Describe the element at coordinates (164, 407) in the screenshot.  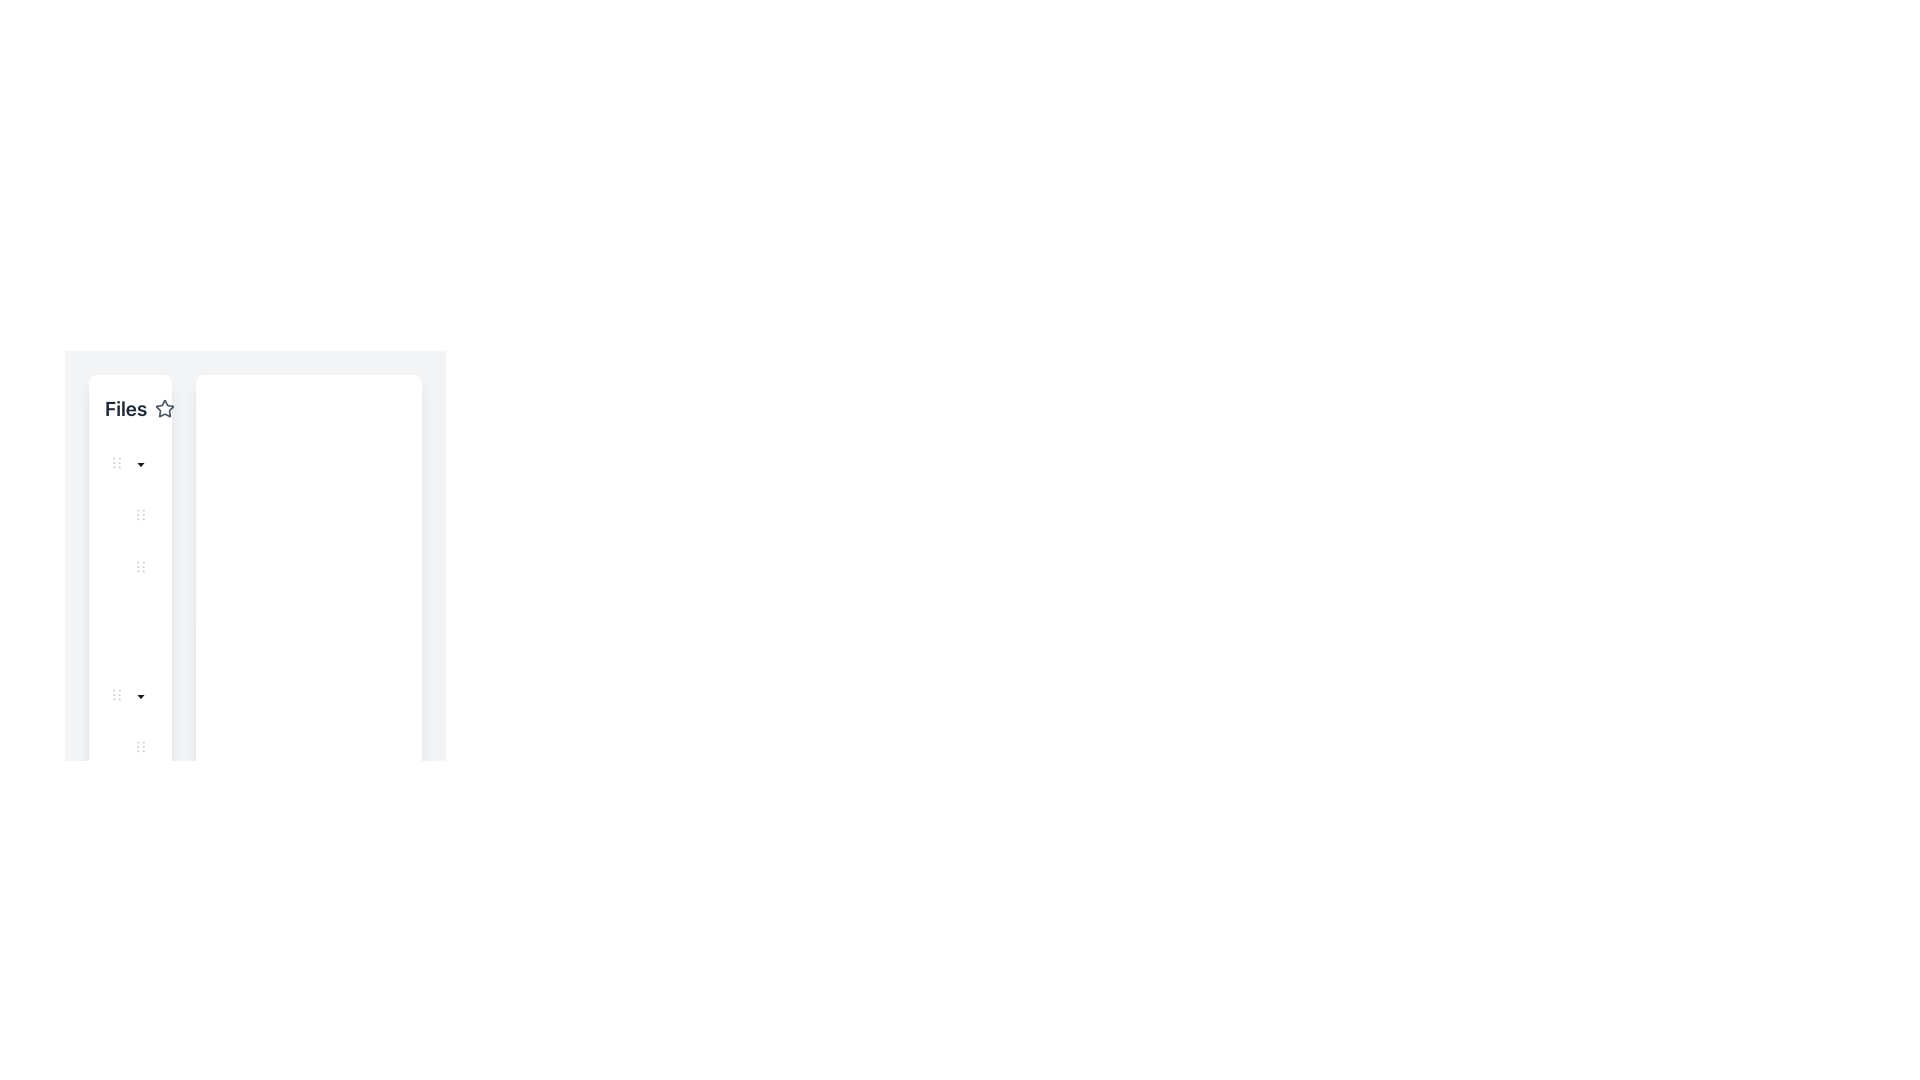
I see `the star button located in the vertical toolbar on the left side of the interface, positioned before the share icon, to mark an item as a favorite or save it` at that location.